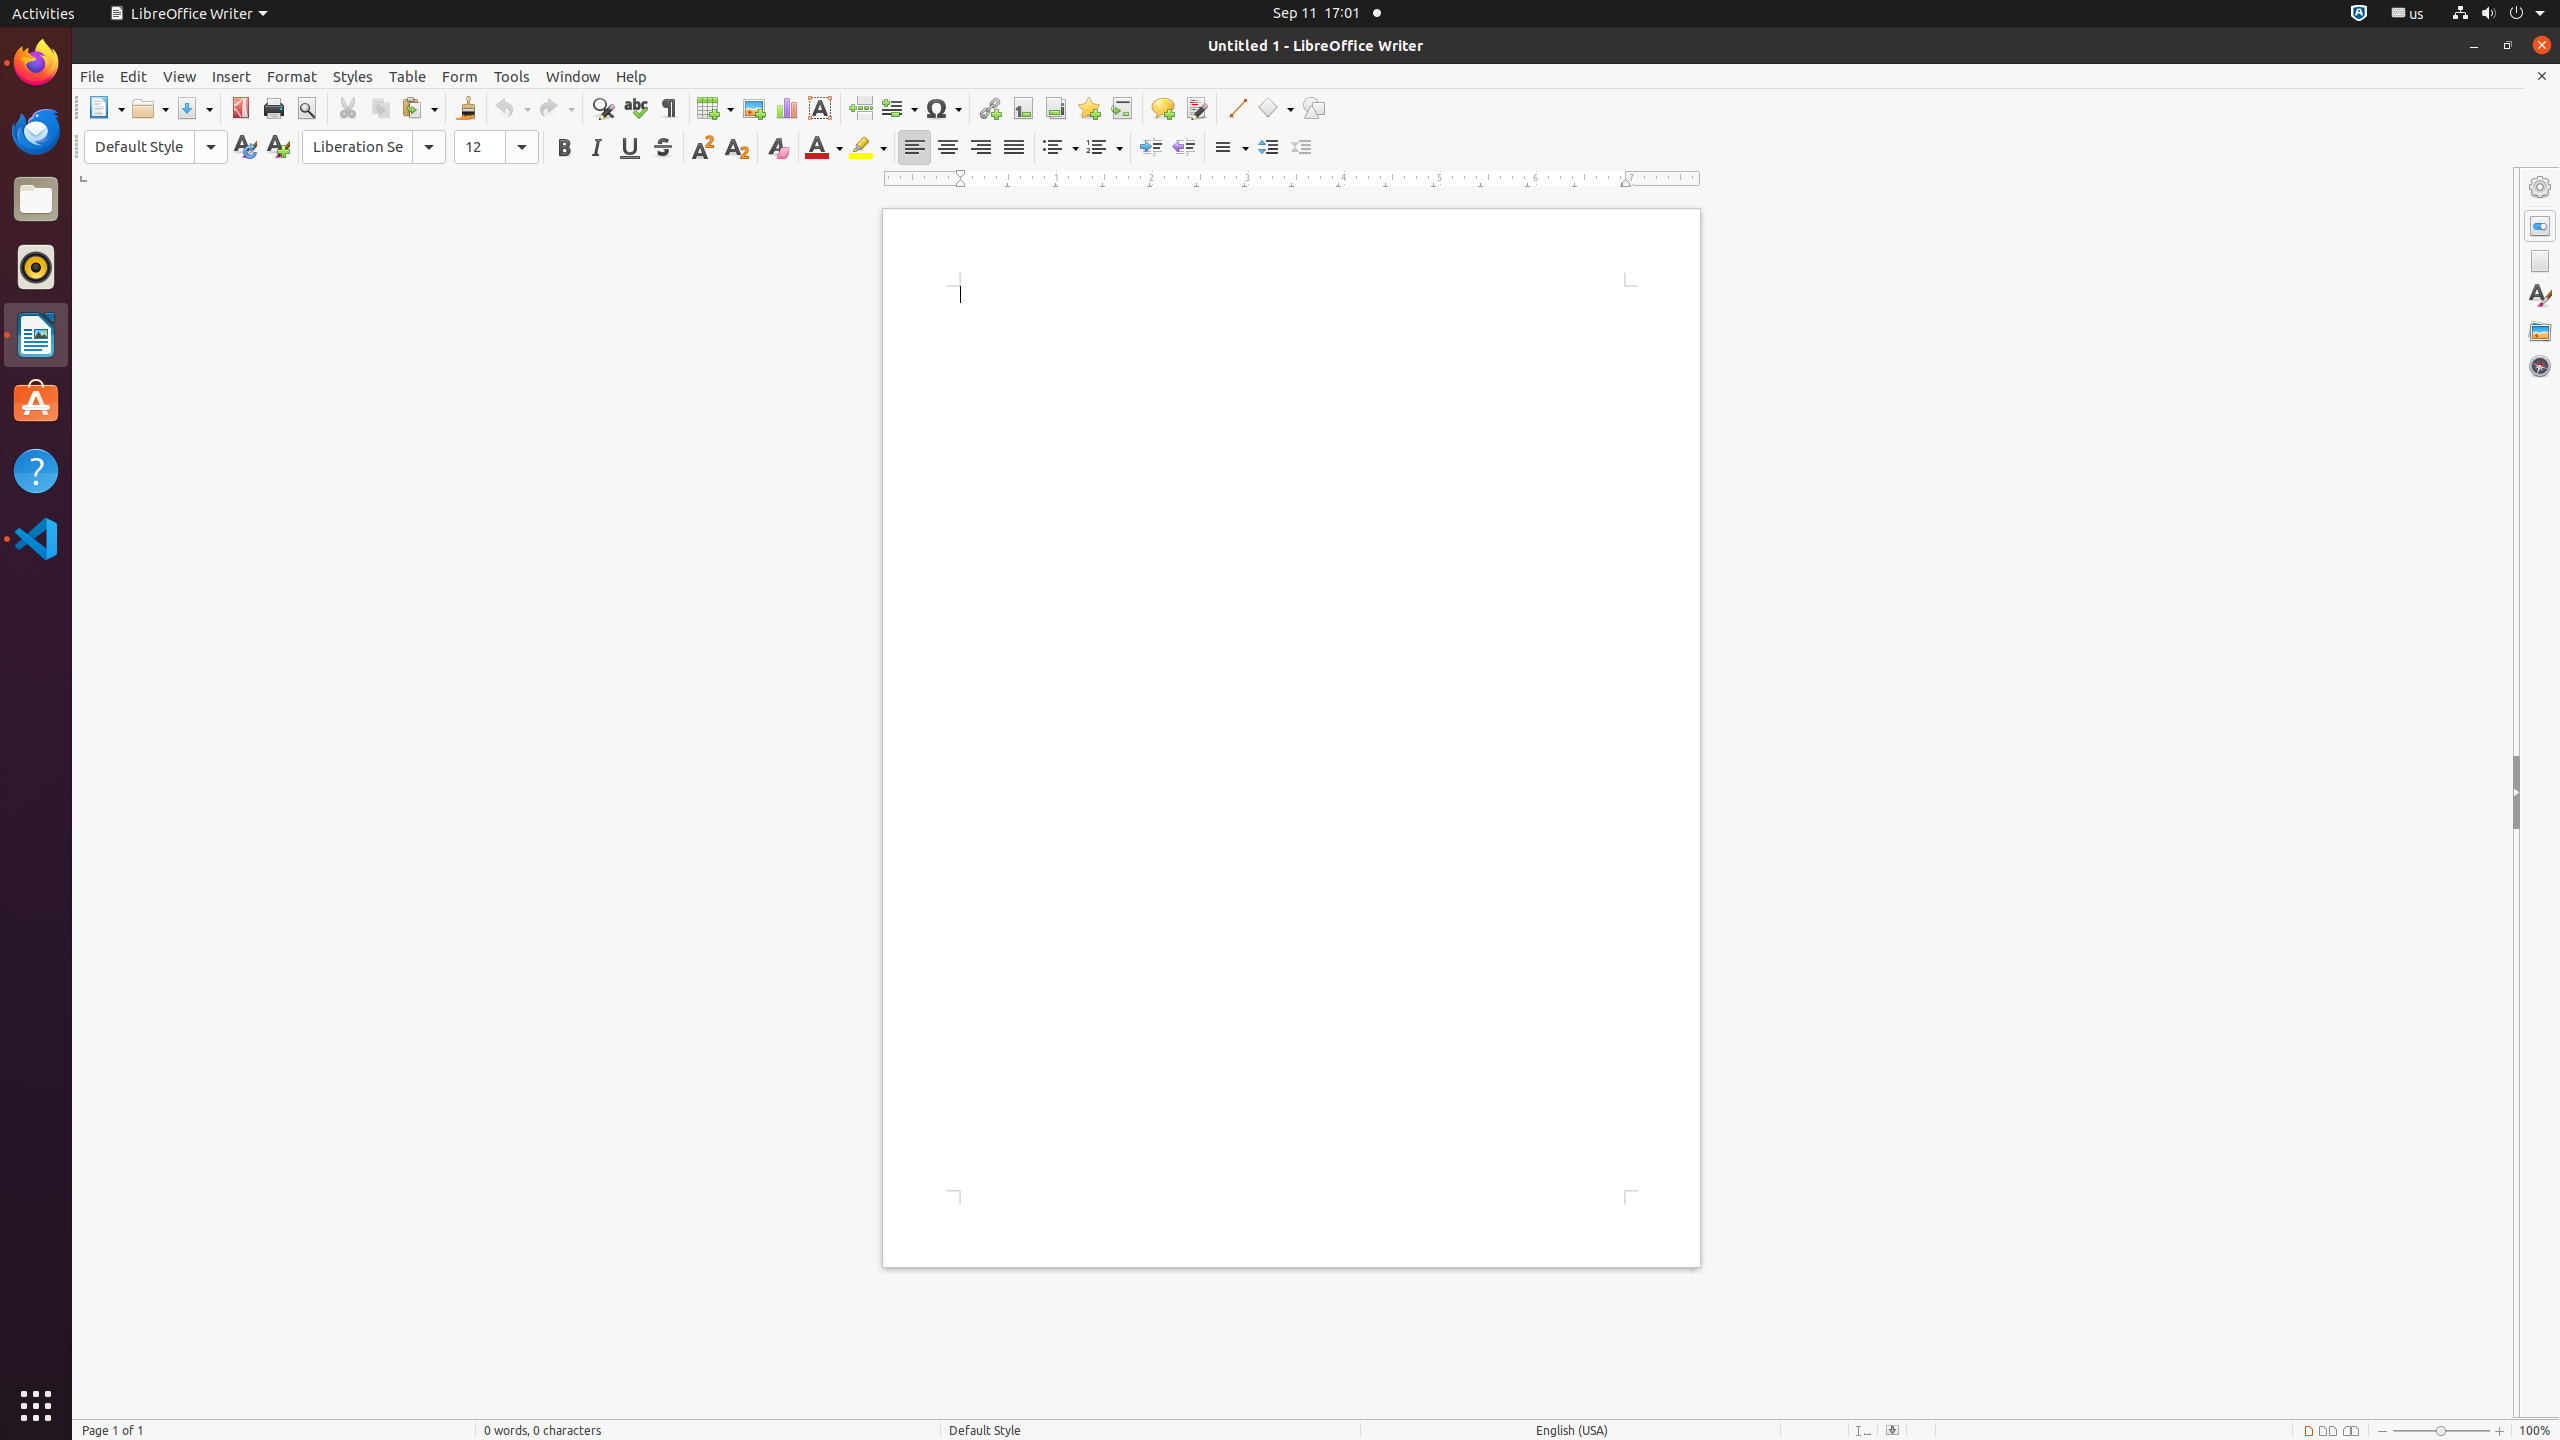 The width and height of the screenshot is (2560, 1440). What do you see at coordinates (193, 107) in the screenshot?
I see `'Save'` at bounding box center [193, 107].